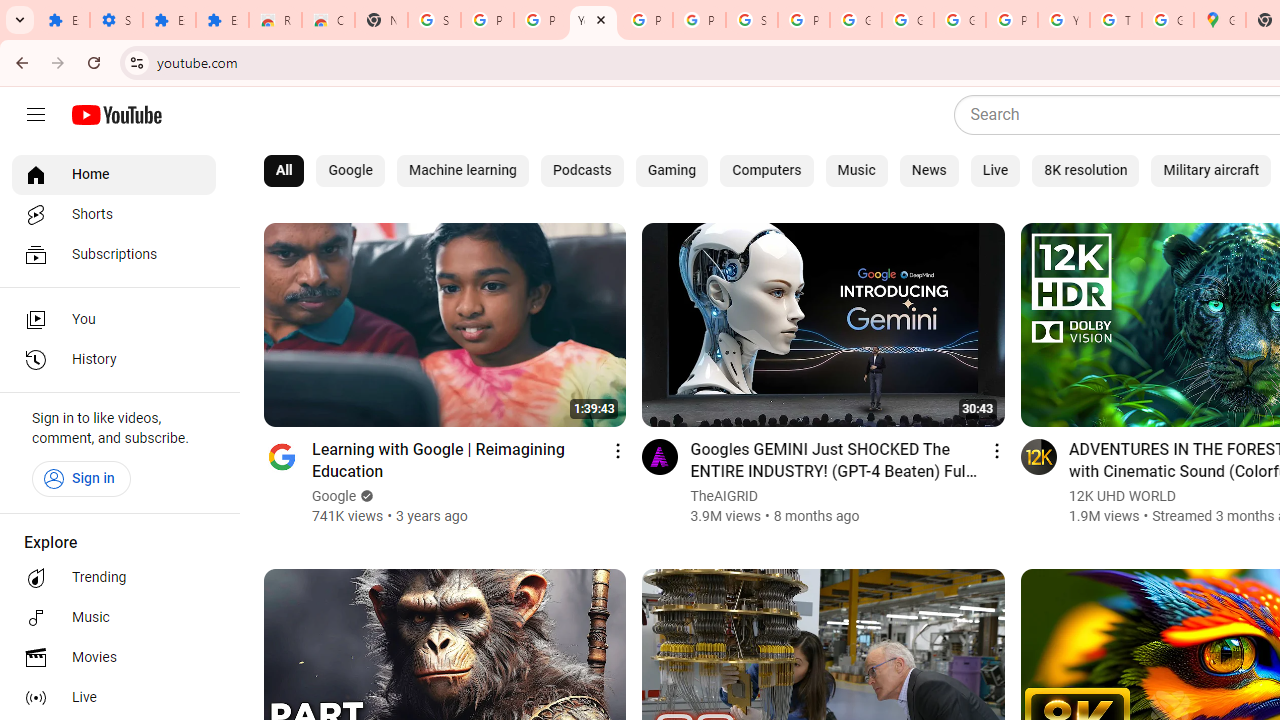  I want to click on '12K UHD WORLD', so click(1122, 495).